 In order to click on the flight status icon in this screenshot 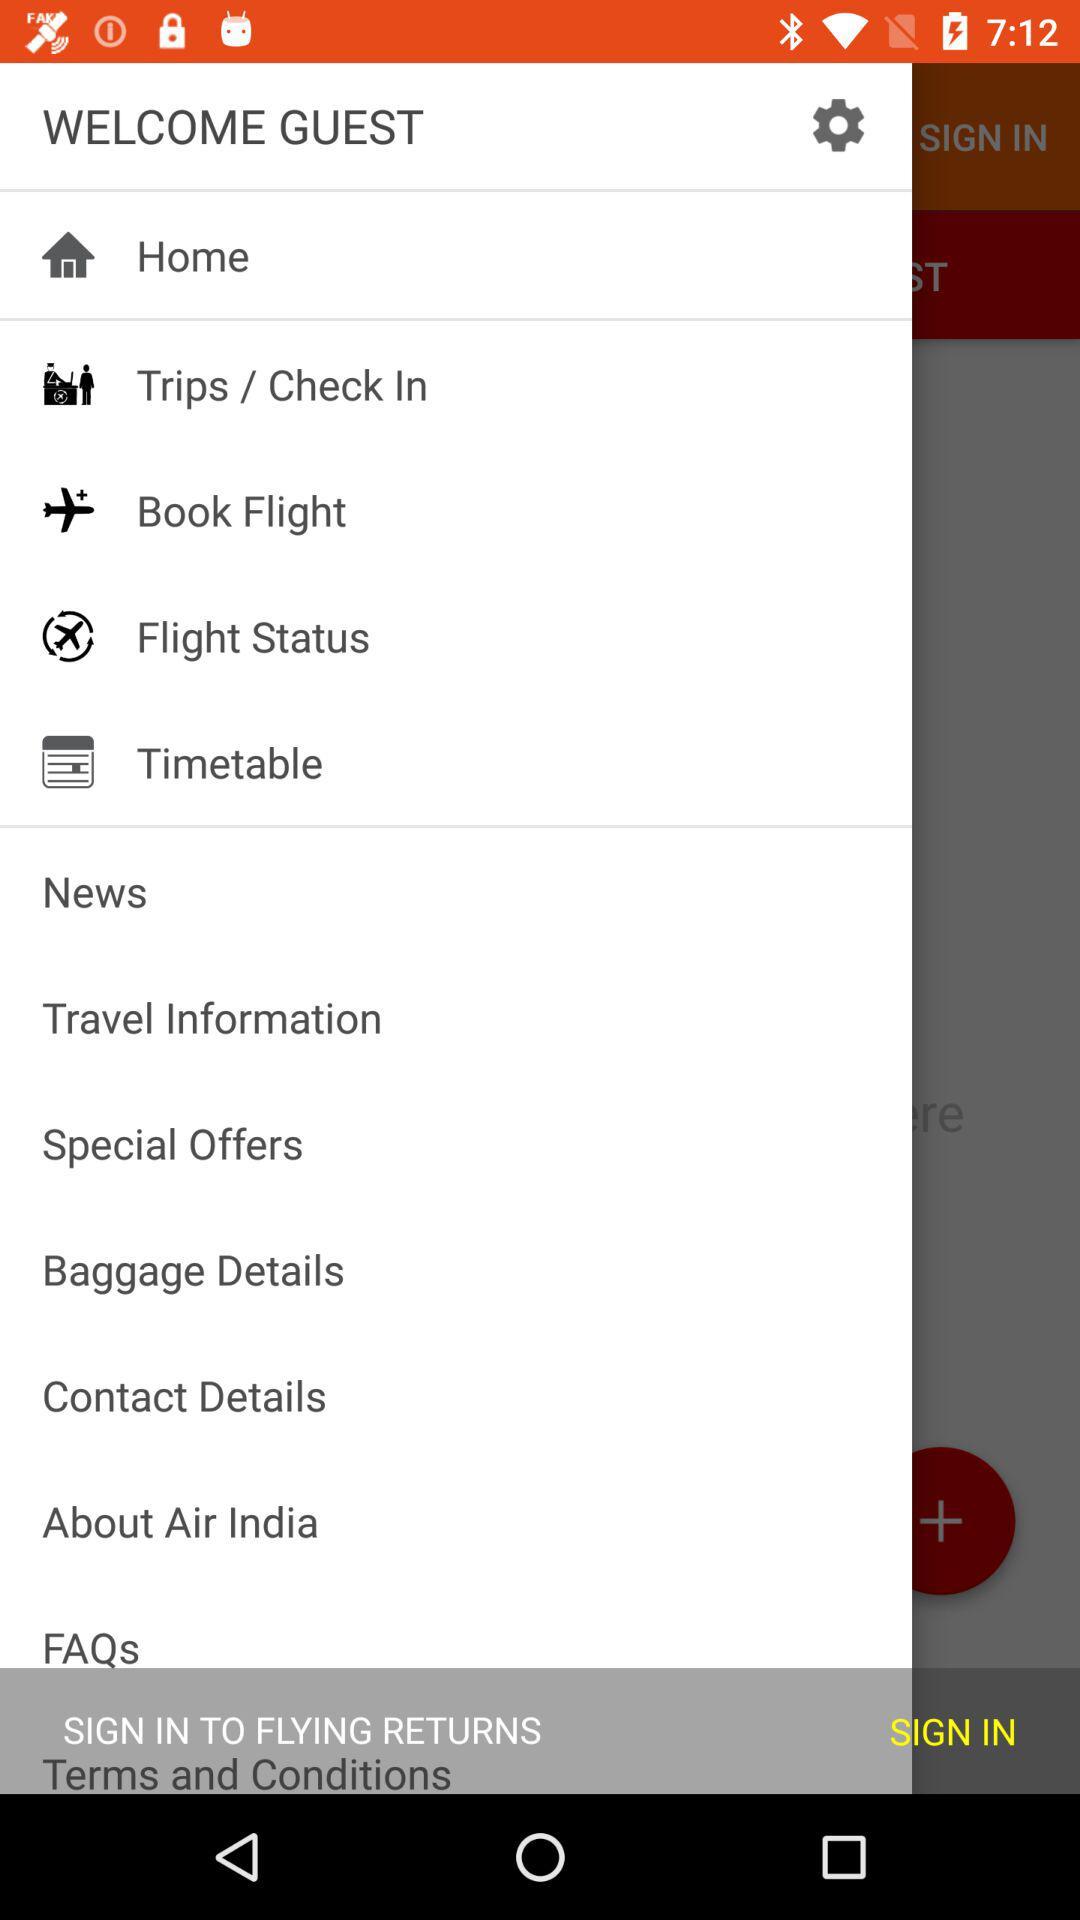, I will do `click(67, 635)`.